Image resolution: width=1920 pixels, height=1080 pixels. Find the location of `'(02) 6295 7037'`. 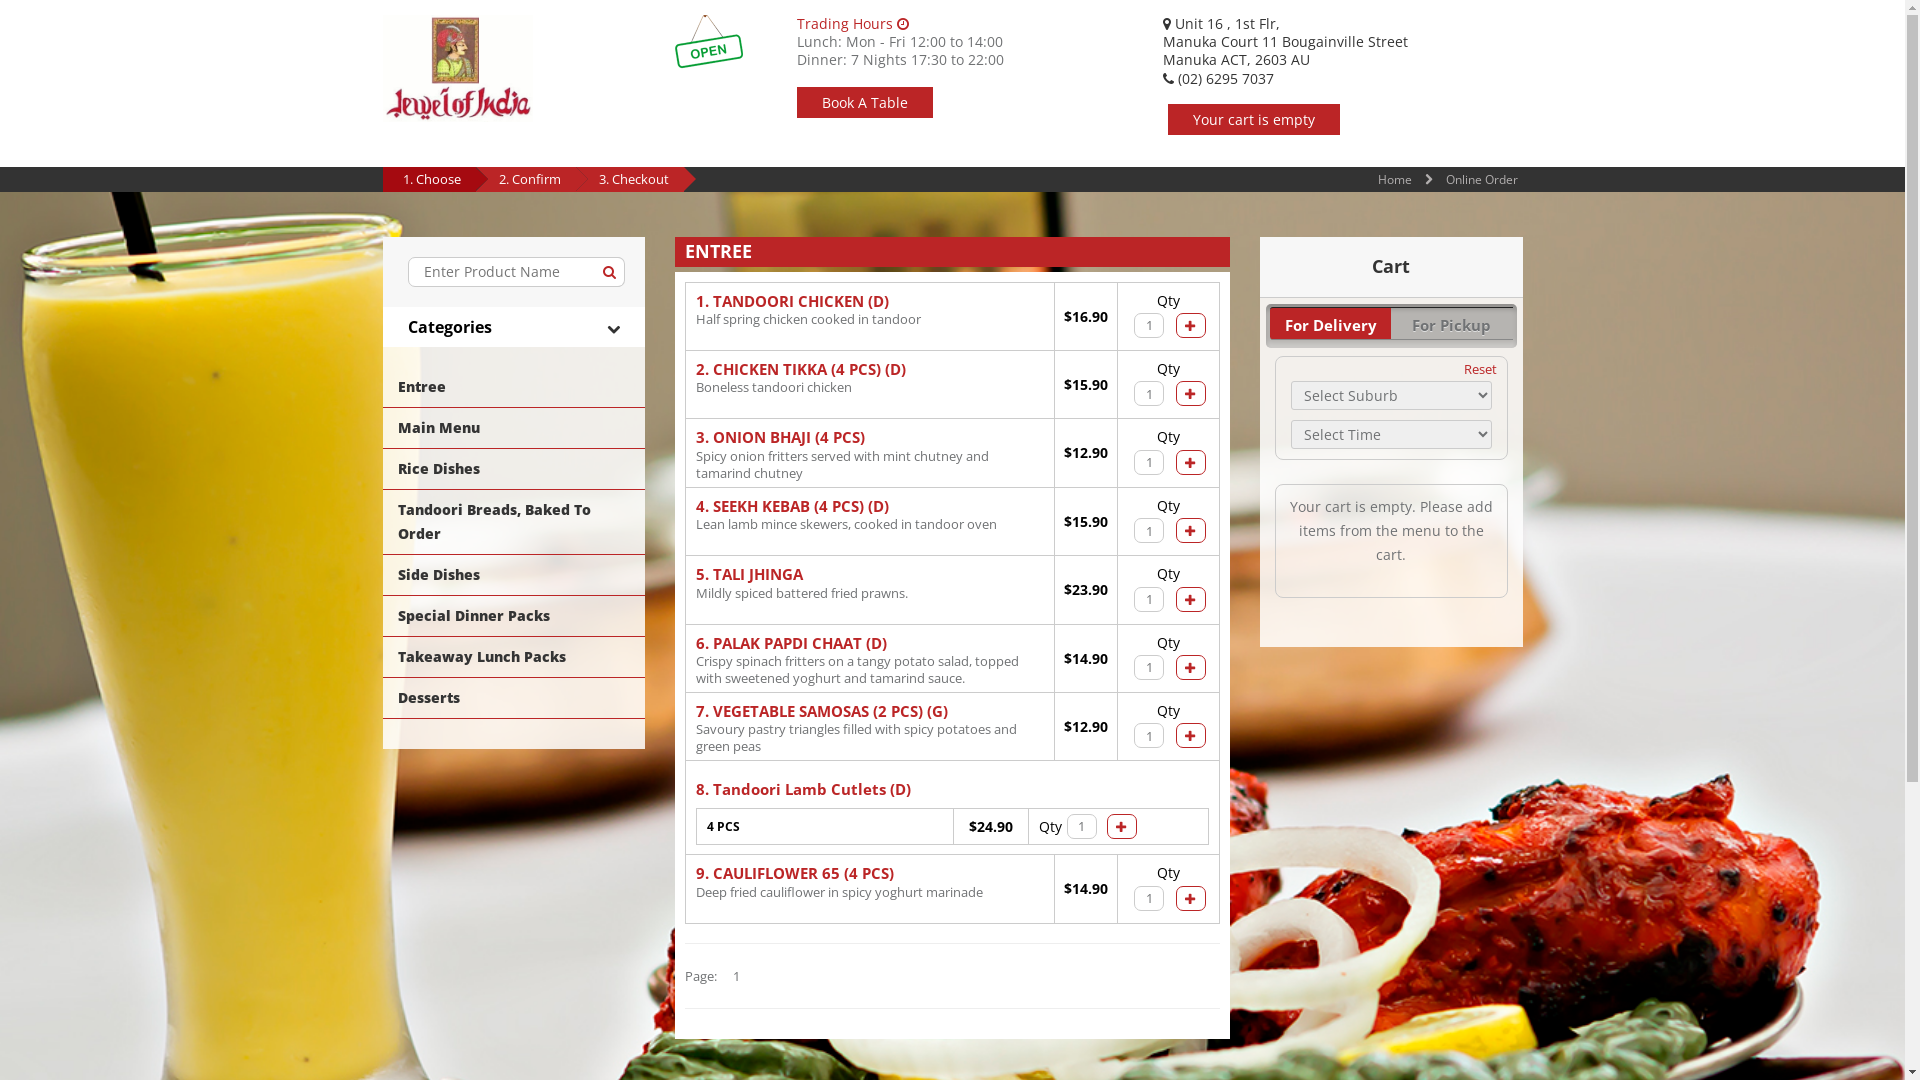

'(02) 6295 7037' is located at coordinates (1216, 77).